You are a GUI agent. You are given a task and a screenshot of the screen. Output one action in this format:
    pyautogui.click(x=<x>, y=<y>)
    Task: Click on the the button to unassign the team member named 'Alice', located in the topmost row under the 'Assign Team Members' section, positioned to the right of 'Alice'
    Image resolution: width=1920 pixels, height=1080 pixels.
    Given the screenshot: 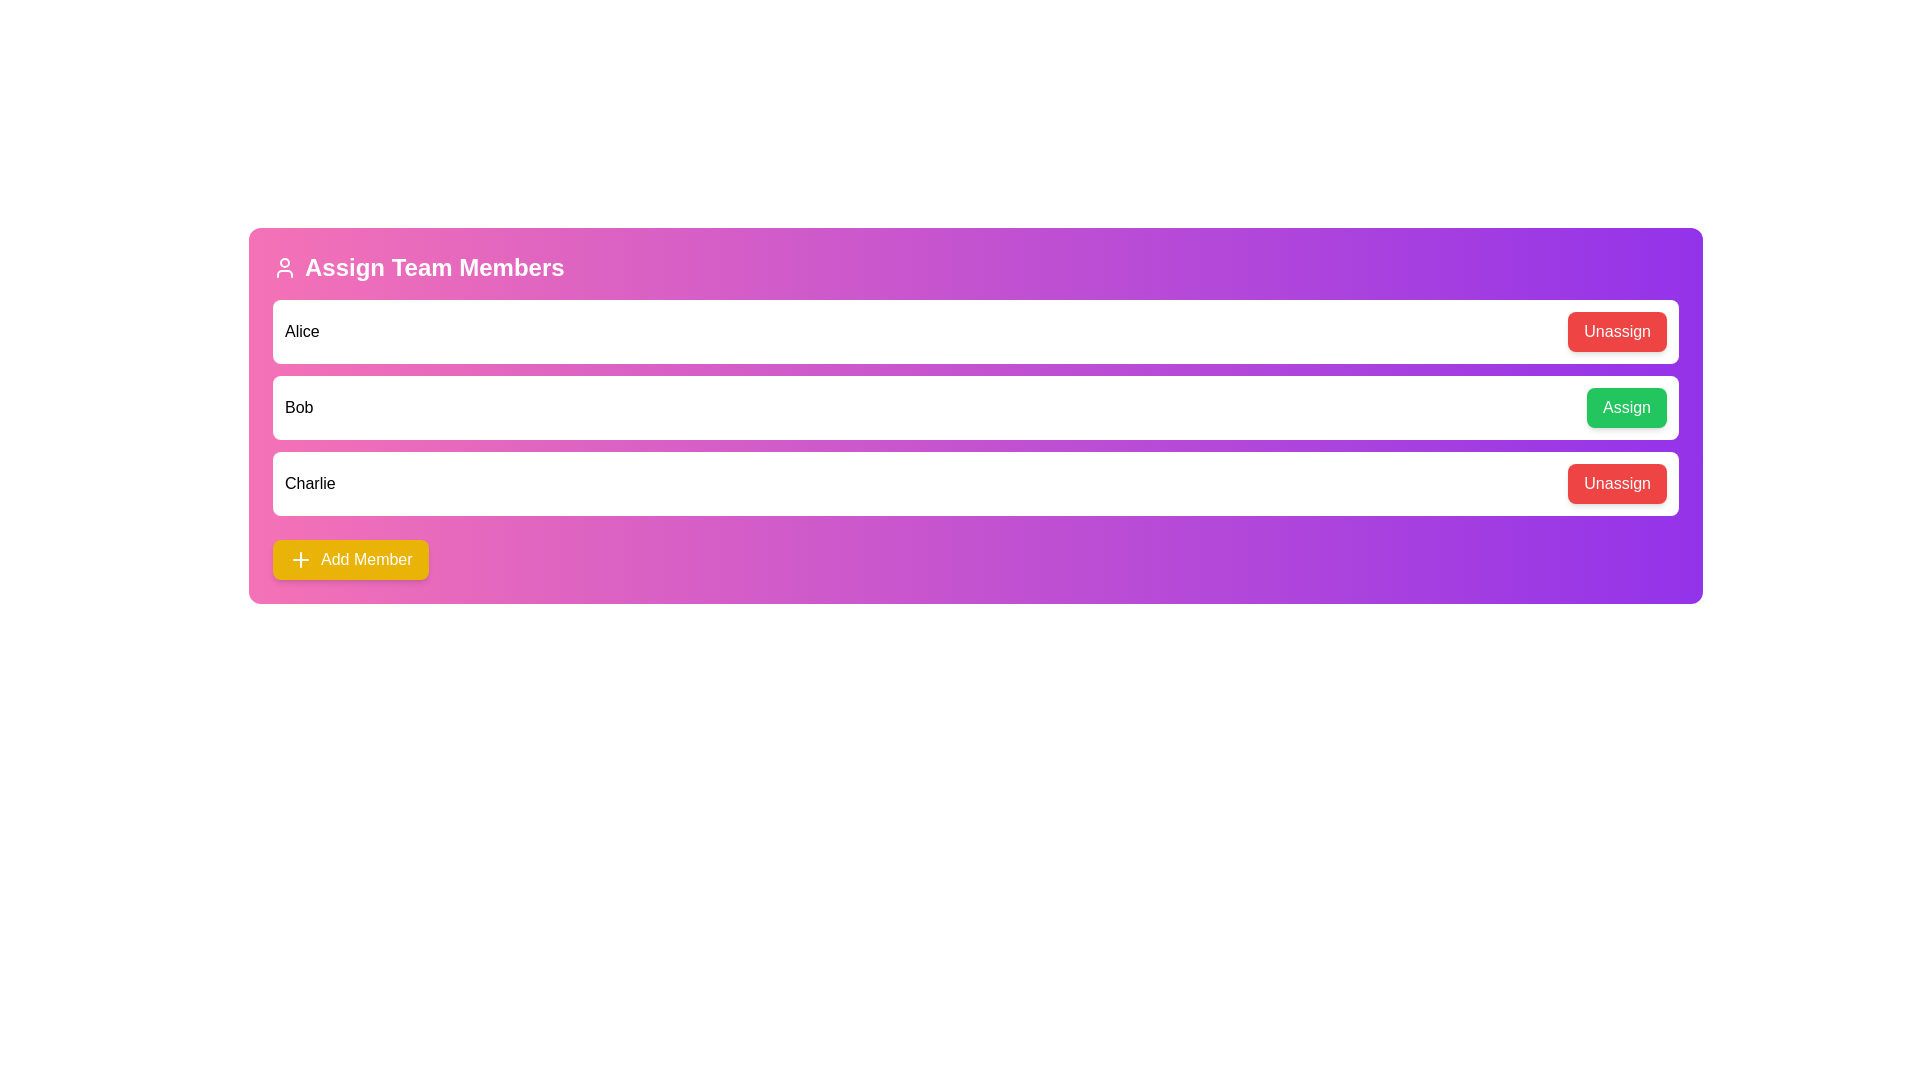 What is the action you would take?
    pyautogui.click(x=1617, y=330)
    